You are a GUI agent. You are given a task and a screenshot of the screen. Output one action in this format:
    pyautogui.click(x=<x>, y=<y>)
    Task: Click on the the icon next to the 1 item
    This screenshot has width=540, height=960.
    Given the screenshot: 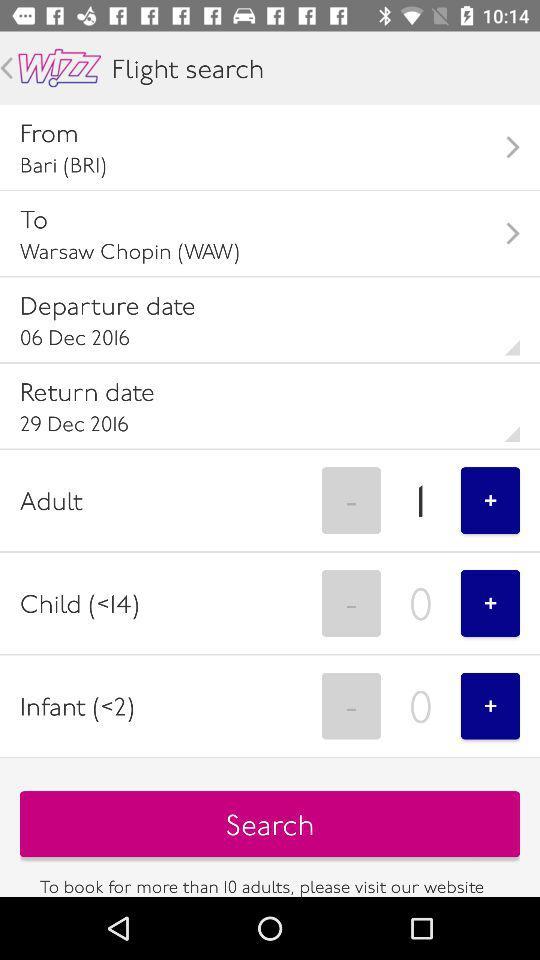 What is the action you would take?
    pyautogui.click(x=489, y=499)
    